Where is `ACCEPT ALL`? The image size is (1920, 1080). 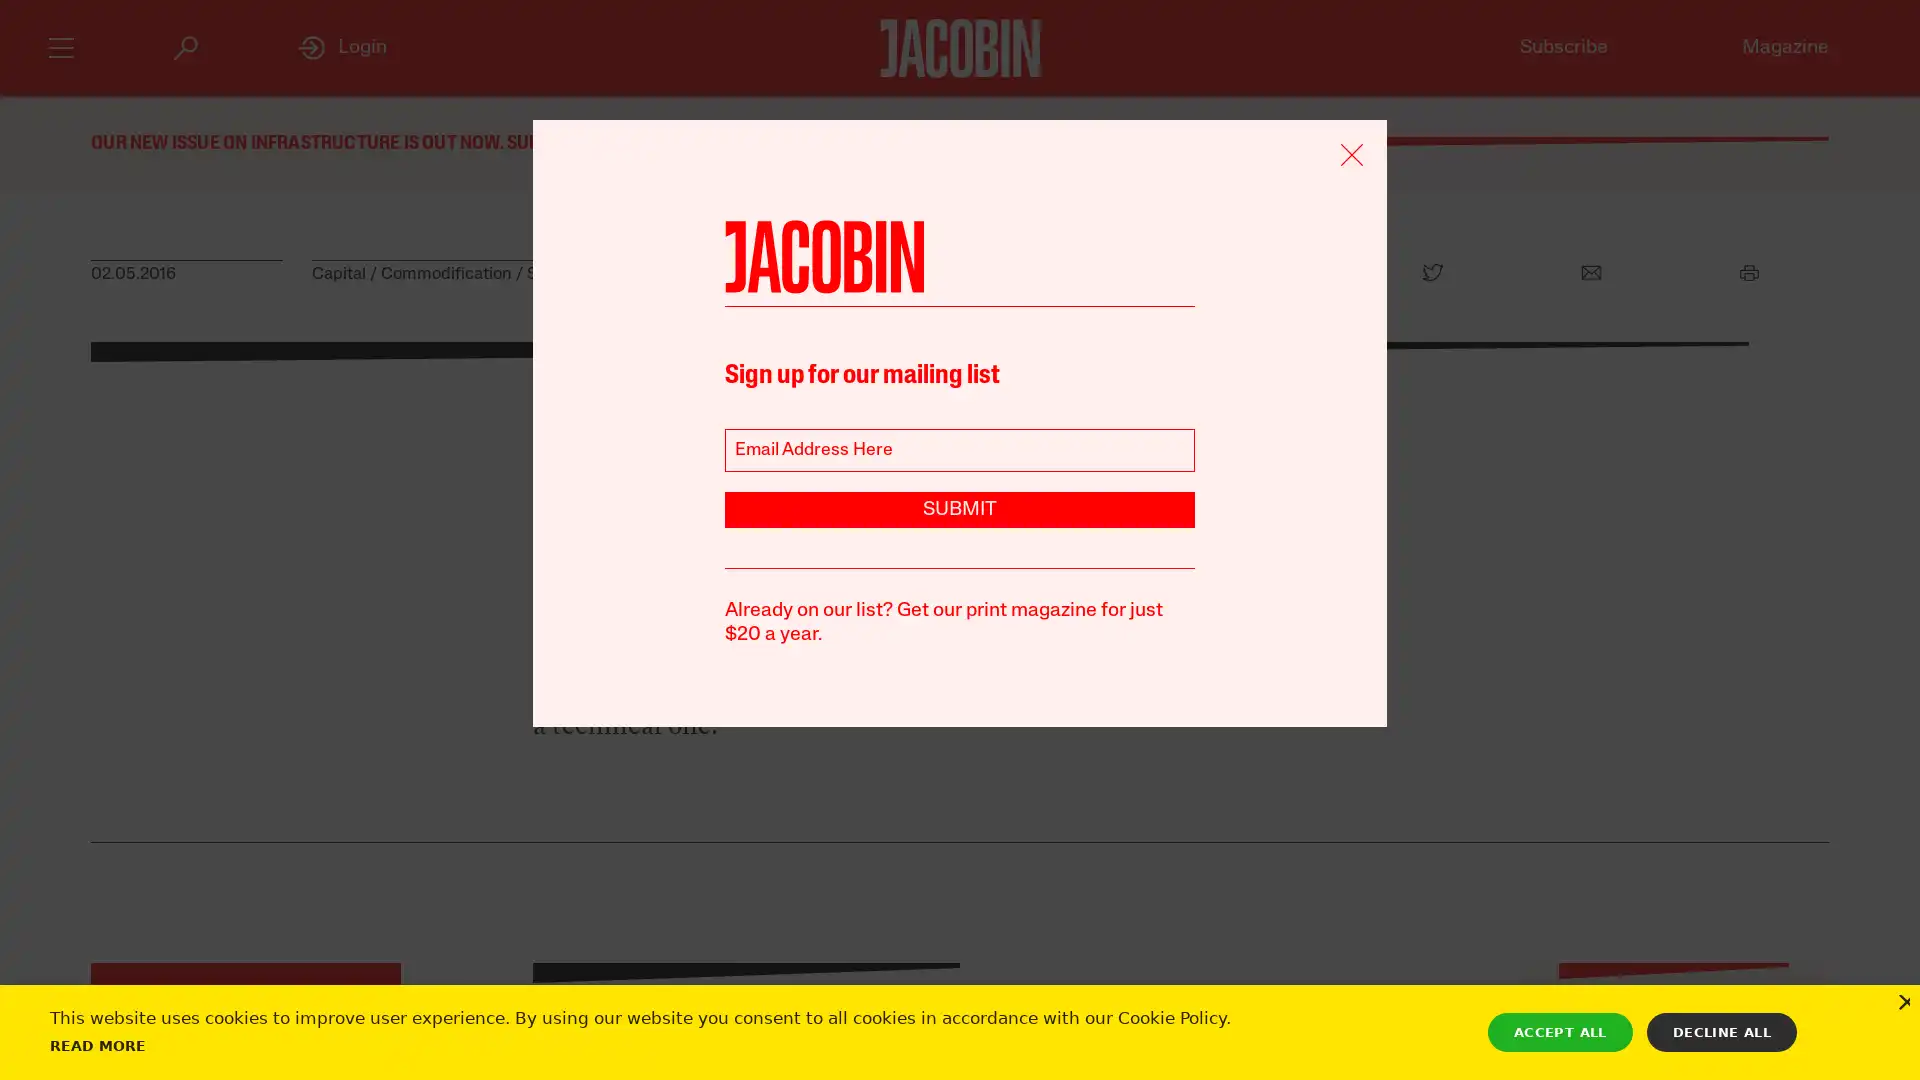 ACCEPT ALL is located at coordinates (1558, 1031).